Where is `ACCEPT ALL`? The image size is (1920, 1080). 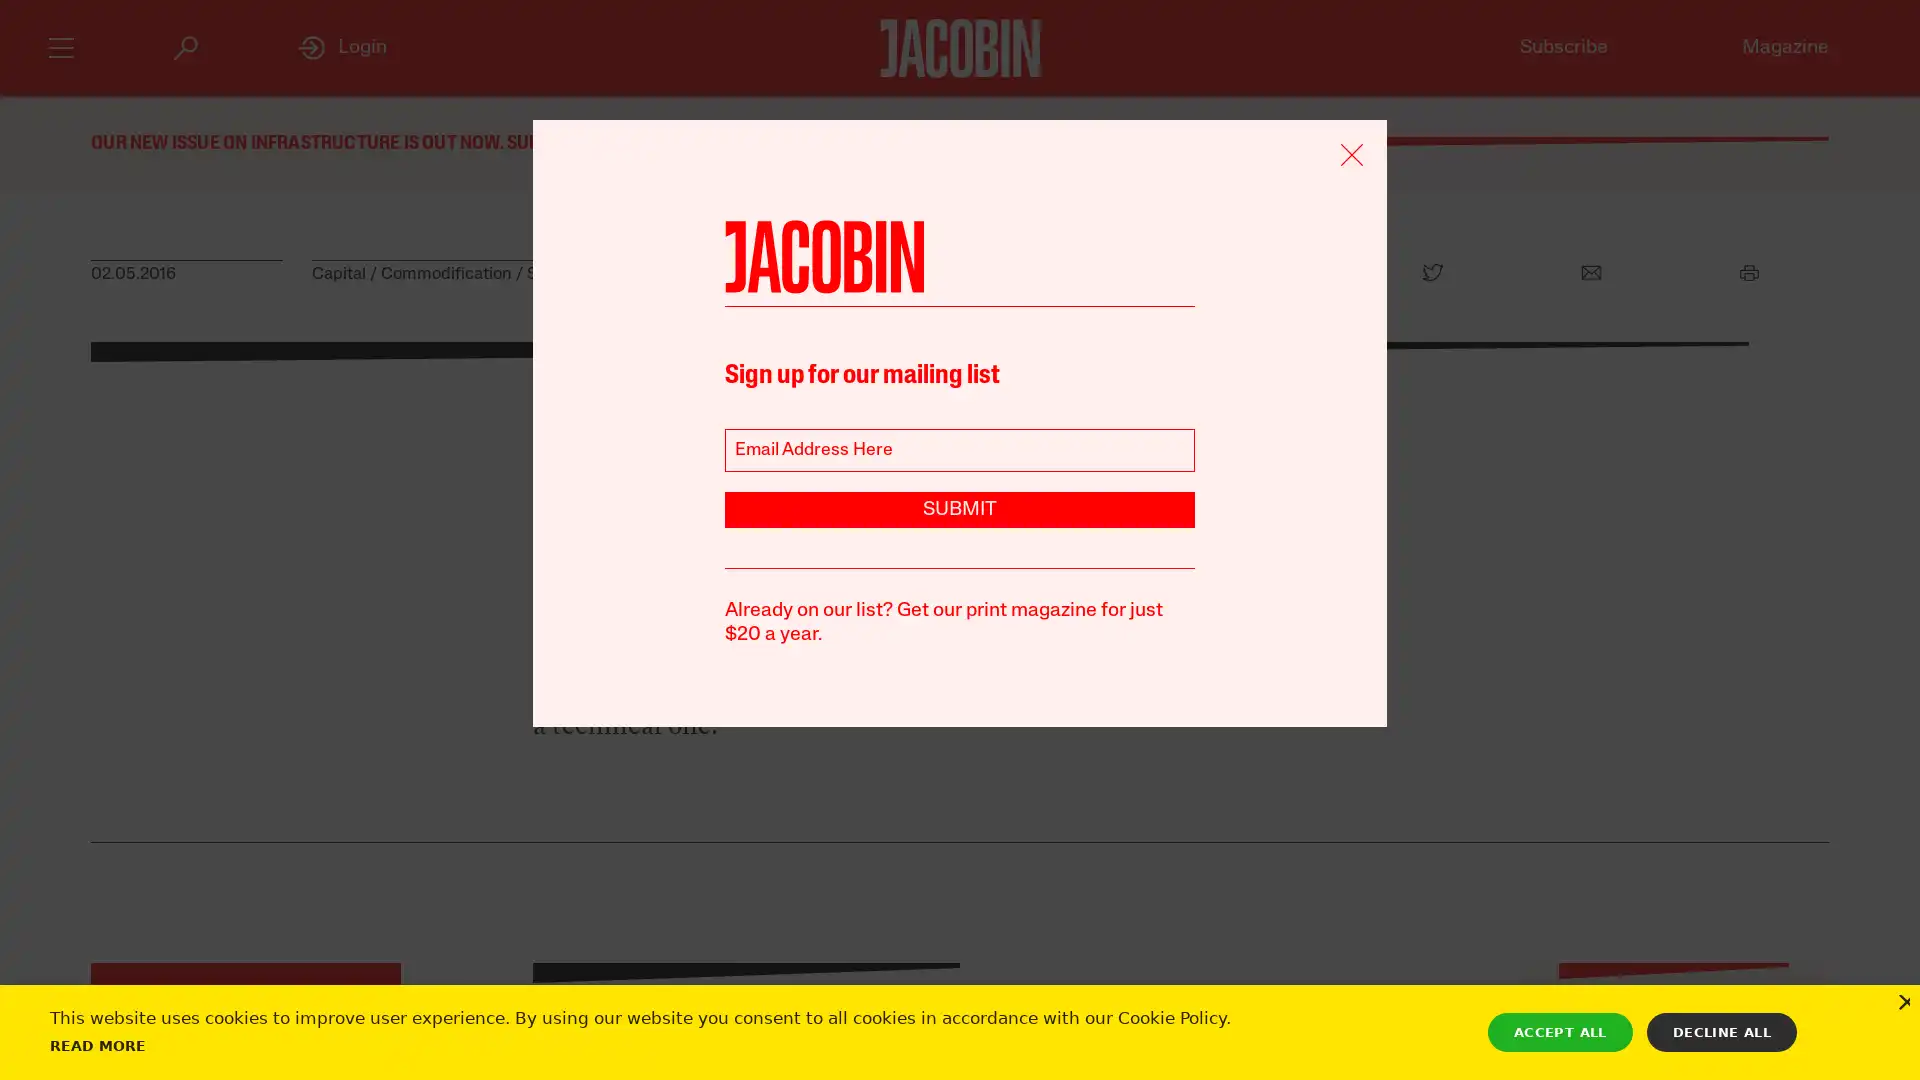 ACCEPT ALL is located at coordinates (1558, 1031).